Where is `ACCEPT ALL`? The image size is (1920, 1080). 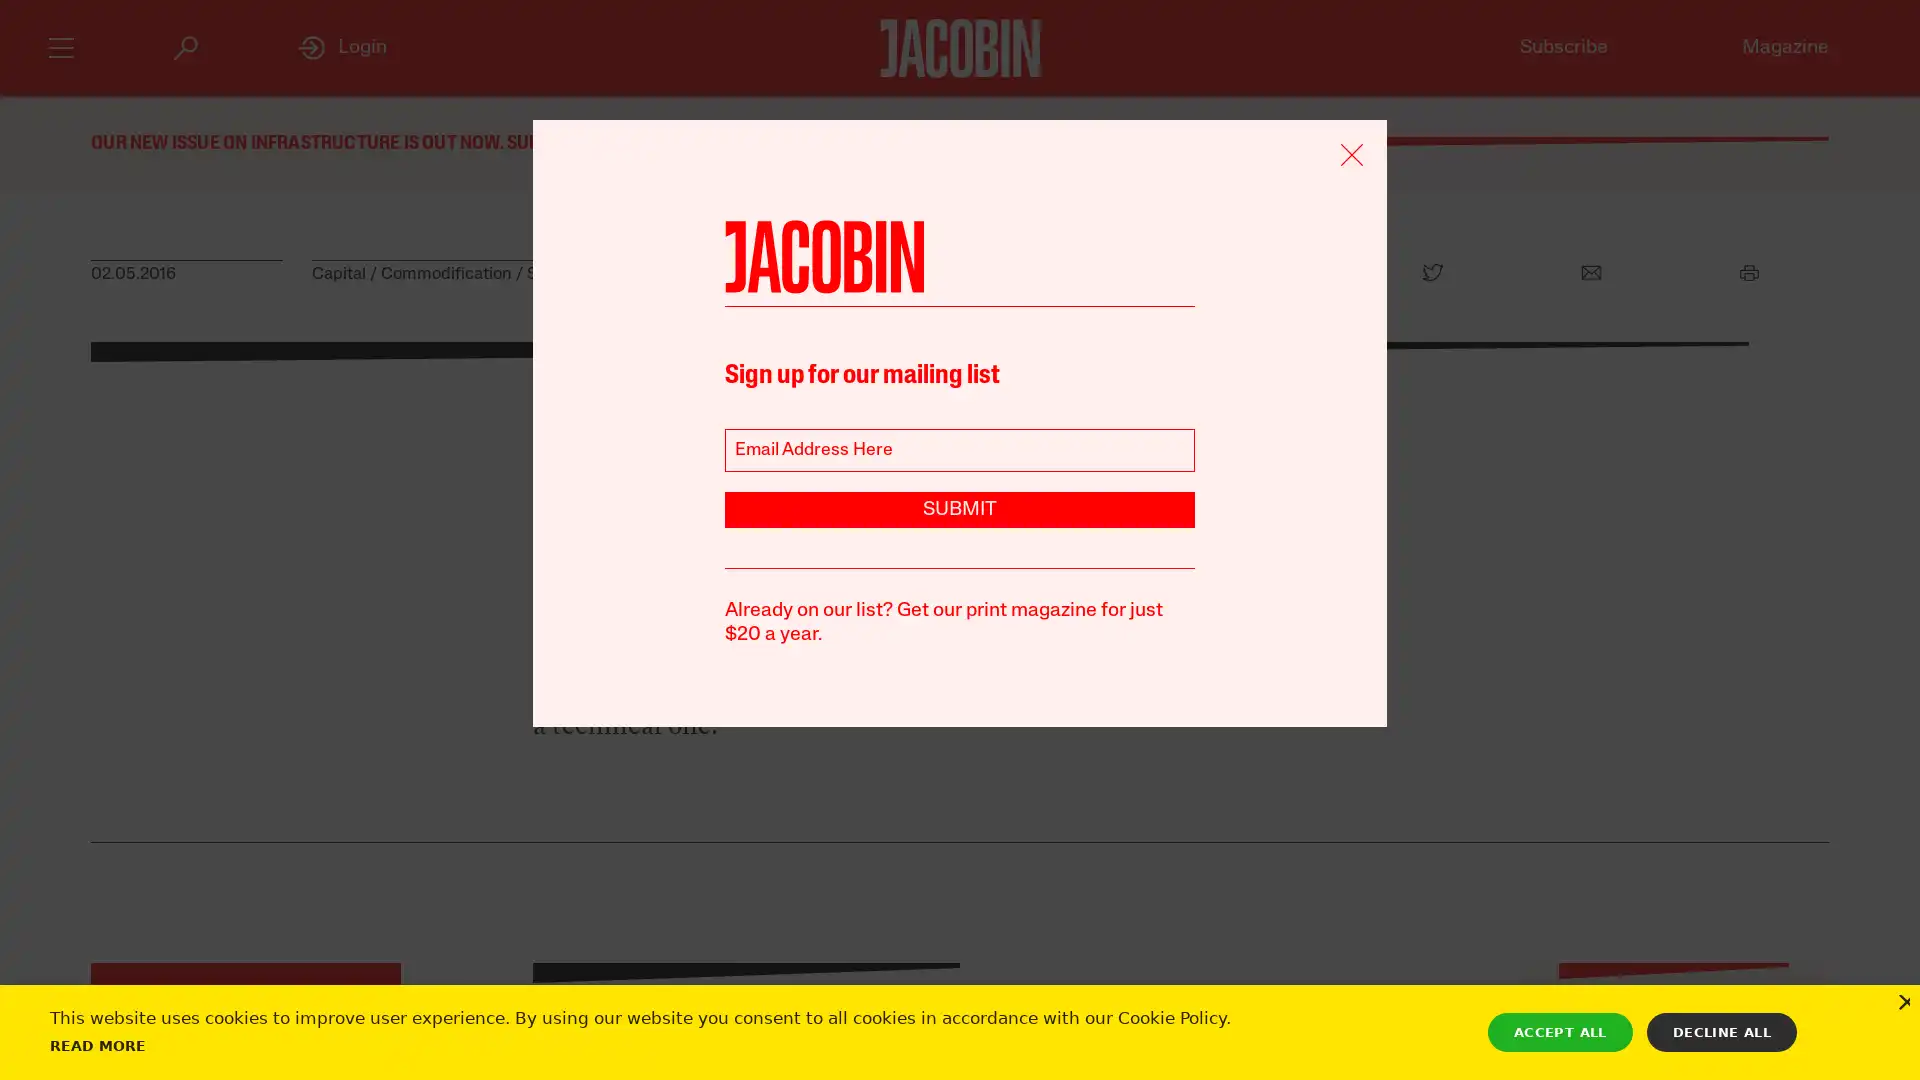 ACCEPT ALL is located at coordinates (1558, 1031).